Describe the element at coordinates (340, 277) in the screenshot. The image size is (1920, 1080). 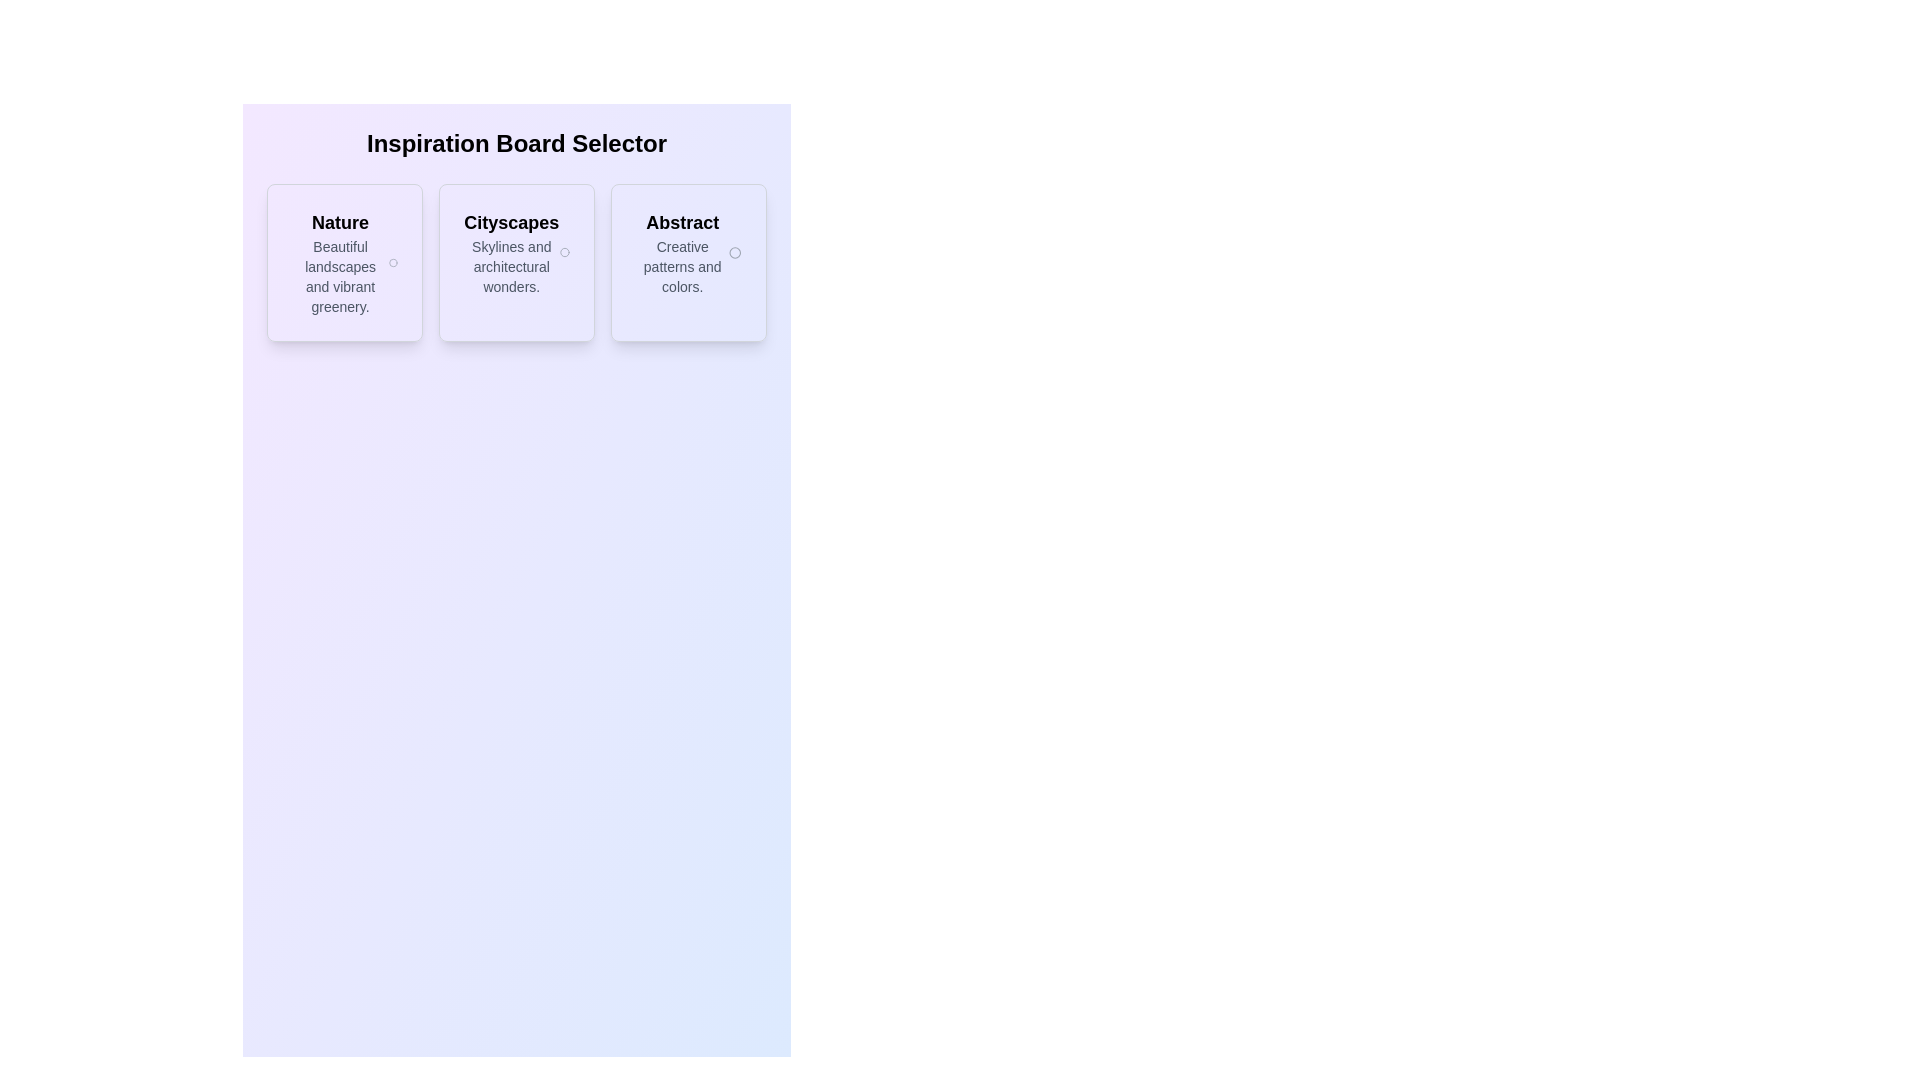
I see `descriptive text displayed in the text block that says 'Beautiful landscapes and vibrant greenery.' located within the 'Nature' card` at that location.